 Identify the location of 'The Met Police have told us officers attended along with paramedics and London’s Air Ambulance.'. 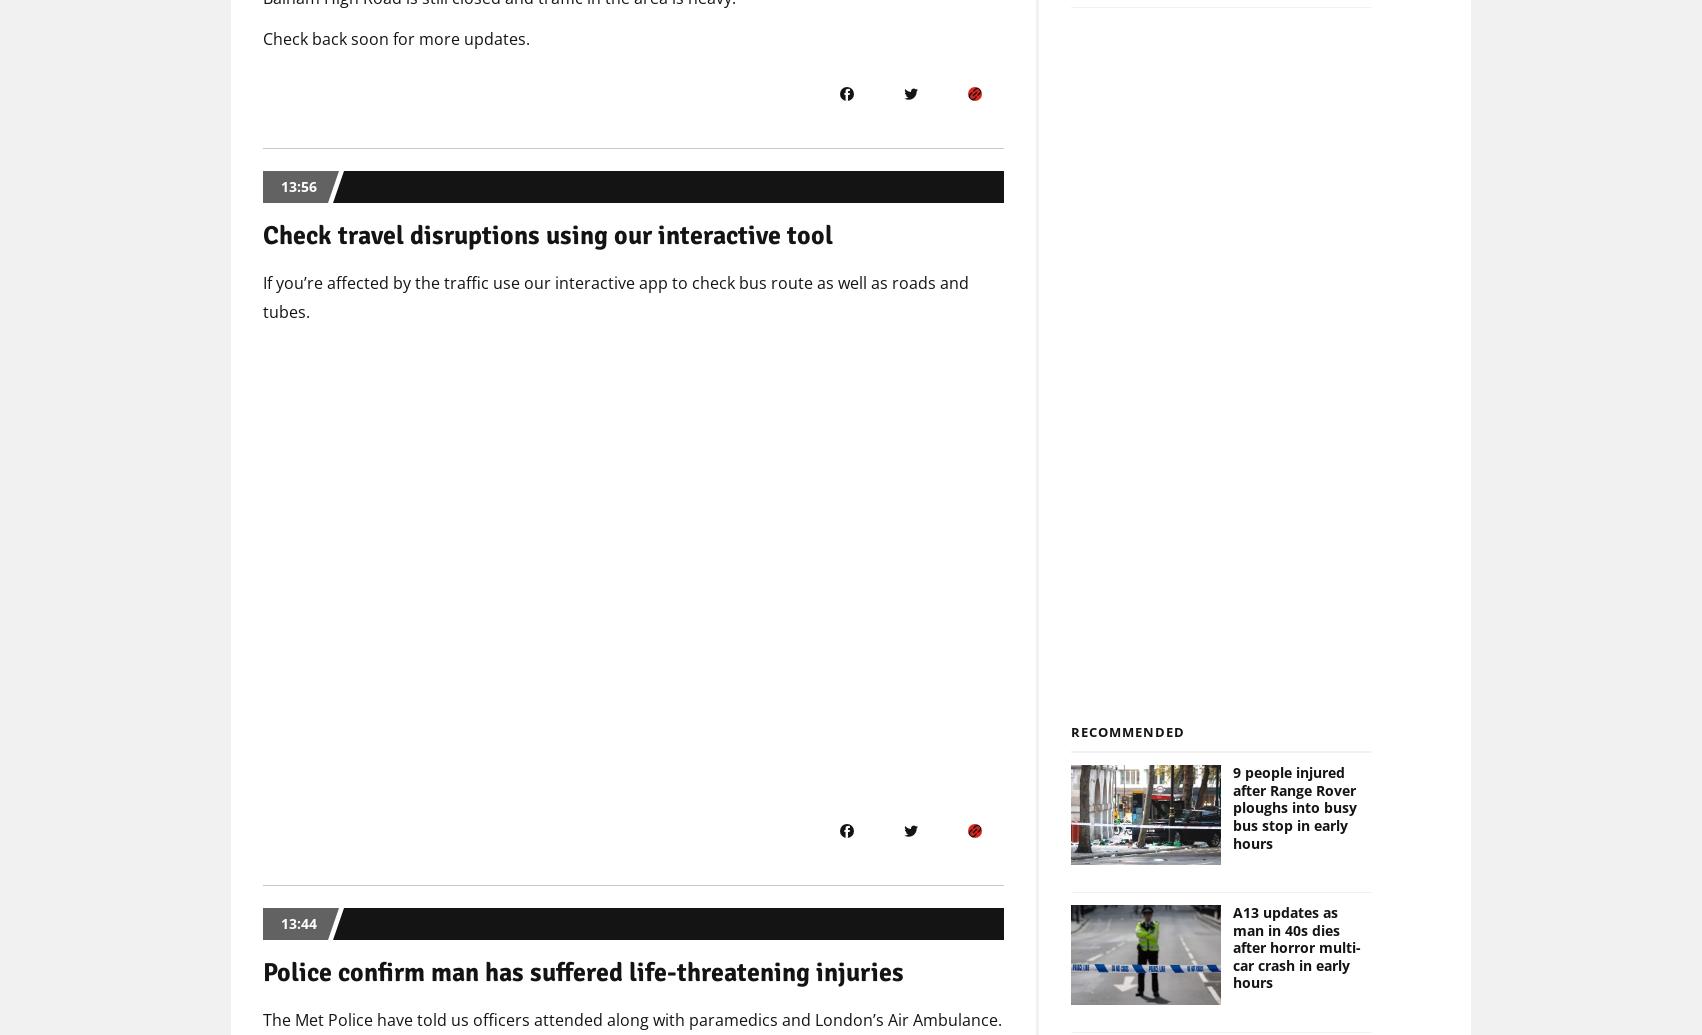
(261, 1017).